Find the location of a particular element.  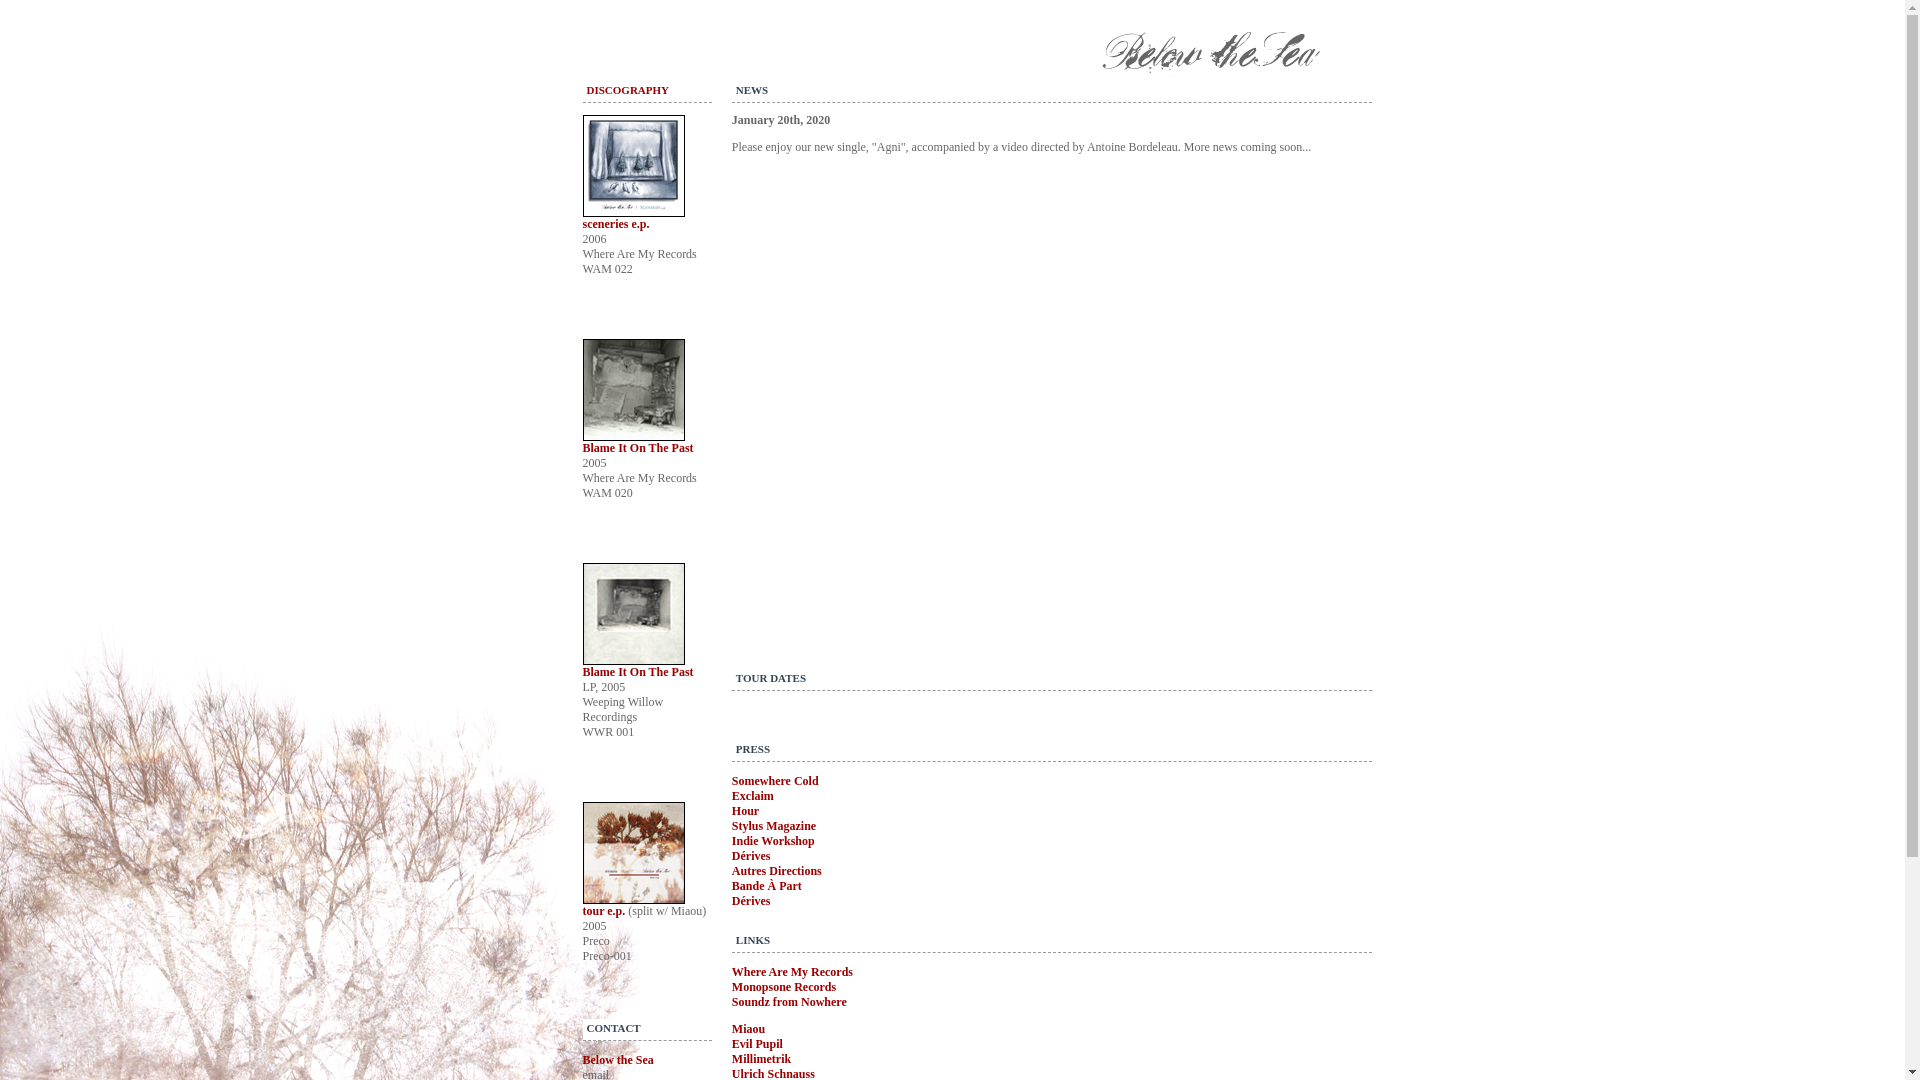

'Stylus Magazine' is located at coordinates (730, 825).